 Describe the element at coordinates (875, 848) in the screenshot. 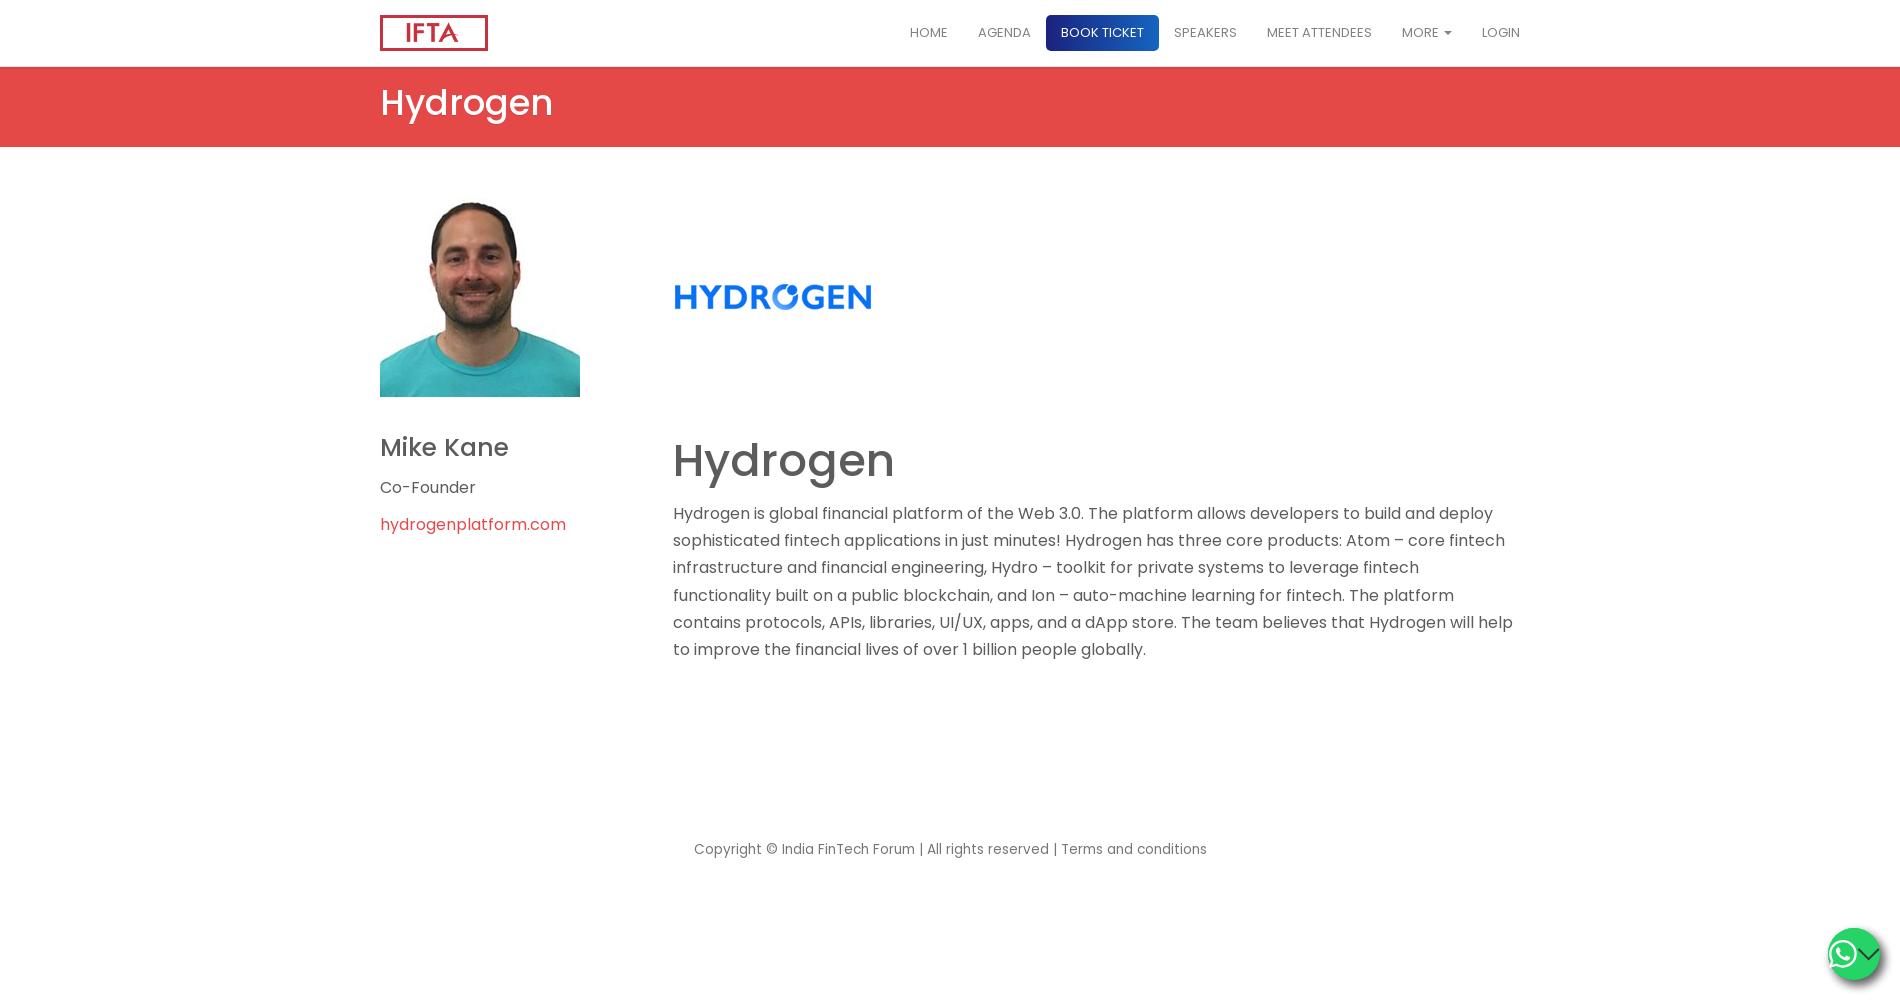

I see `'Copyright © India FinTech Forum | All rights reserved |'` at that location.